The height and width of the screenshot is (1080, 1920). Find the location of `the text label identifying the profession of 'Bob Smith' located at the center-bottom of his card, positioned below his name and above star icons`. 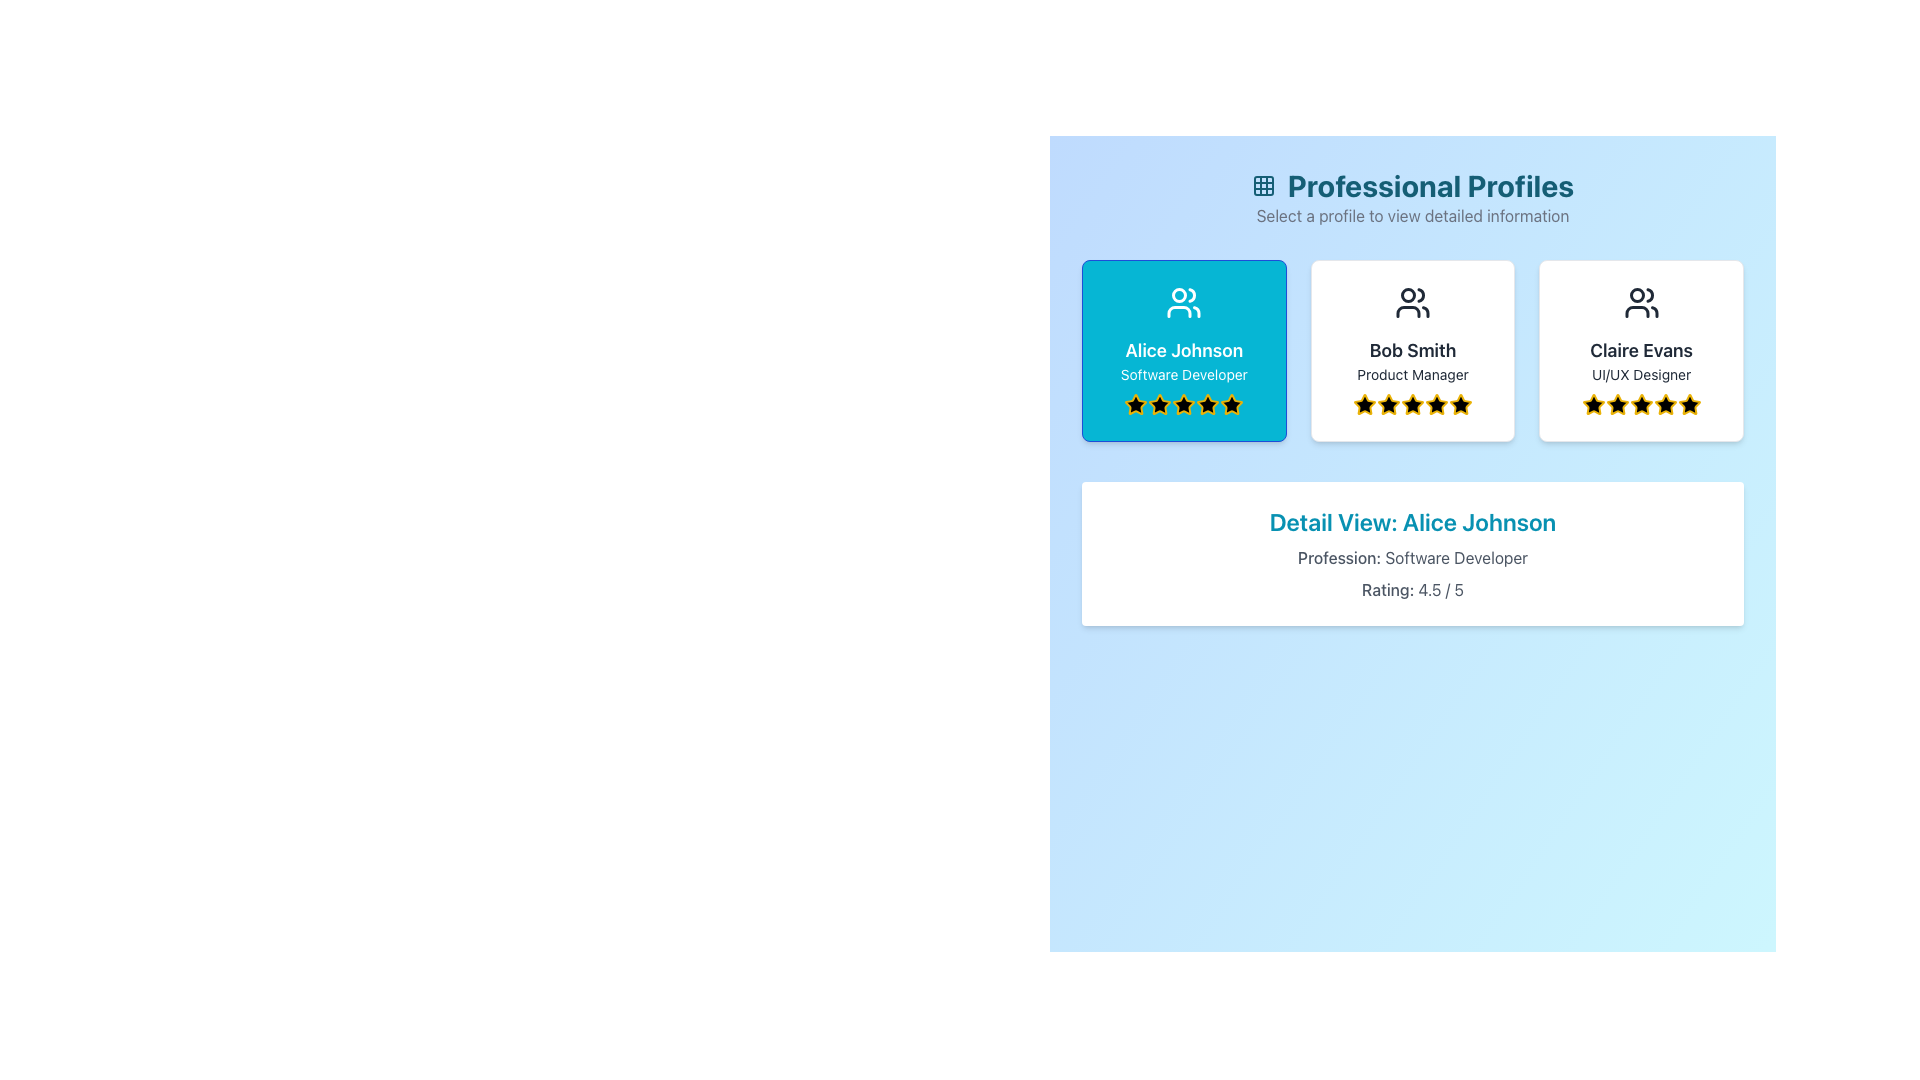

the text label identifying the profession of 'Bob Smith' located at the center-bottom of his card, positioned below his name and above star icons is located at coordinates (1411, 374).